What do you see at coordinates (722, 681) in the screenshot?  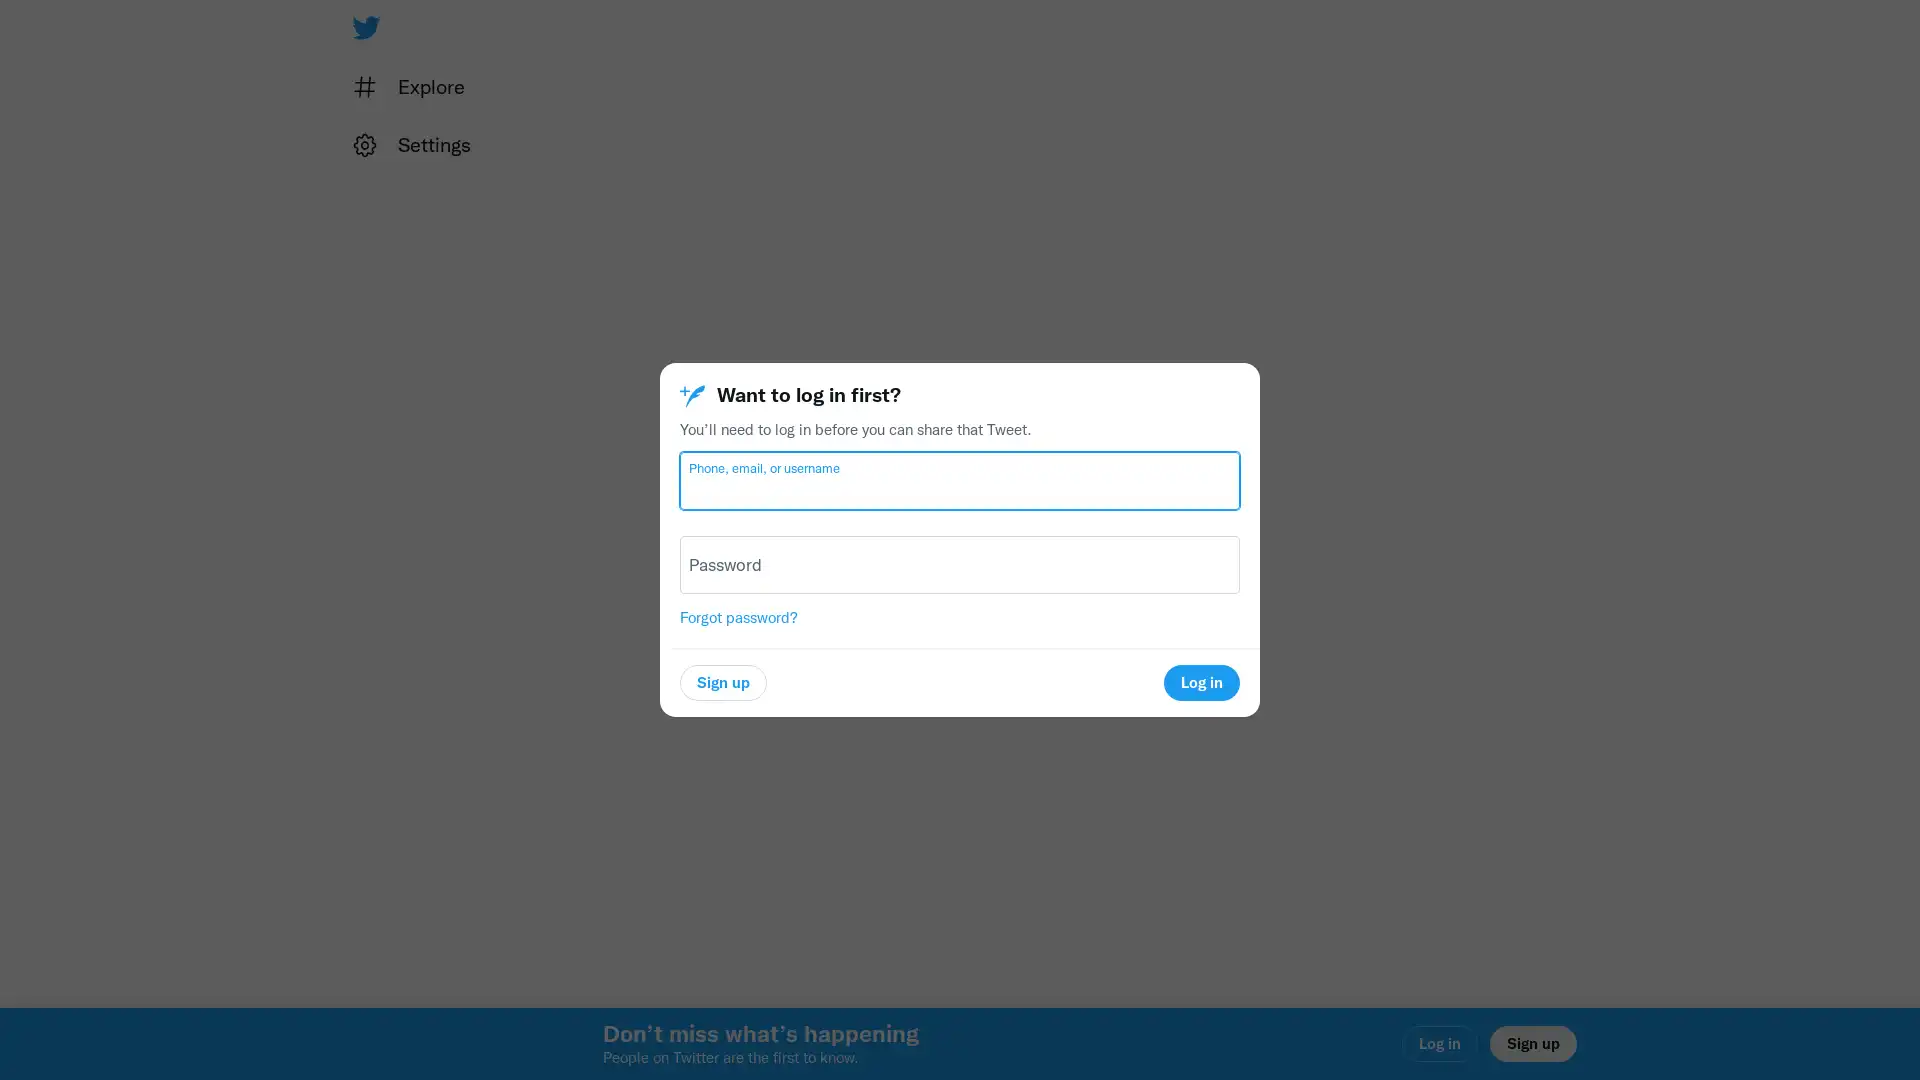 I see `Sign up` at bounding box center [722, 681].